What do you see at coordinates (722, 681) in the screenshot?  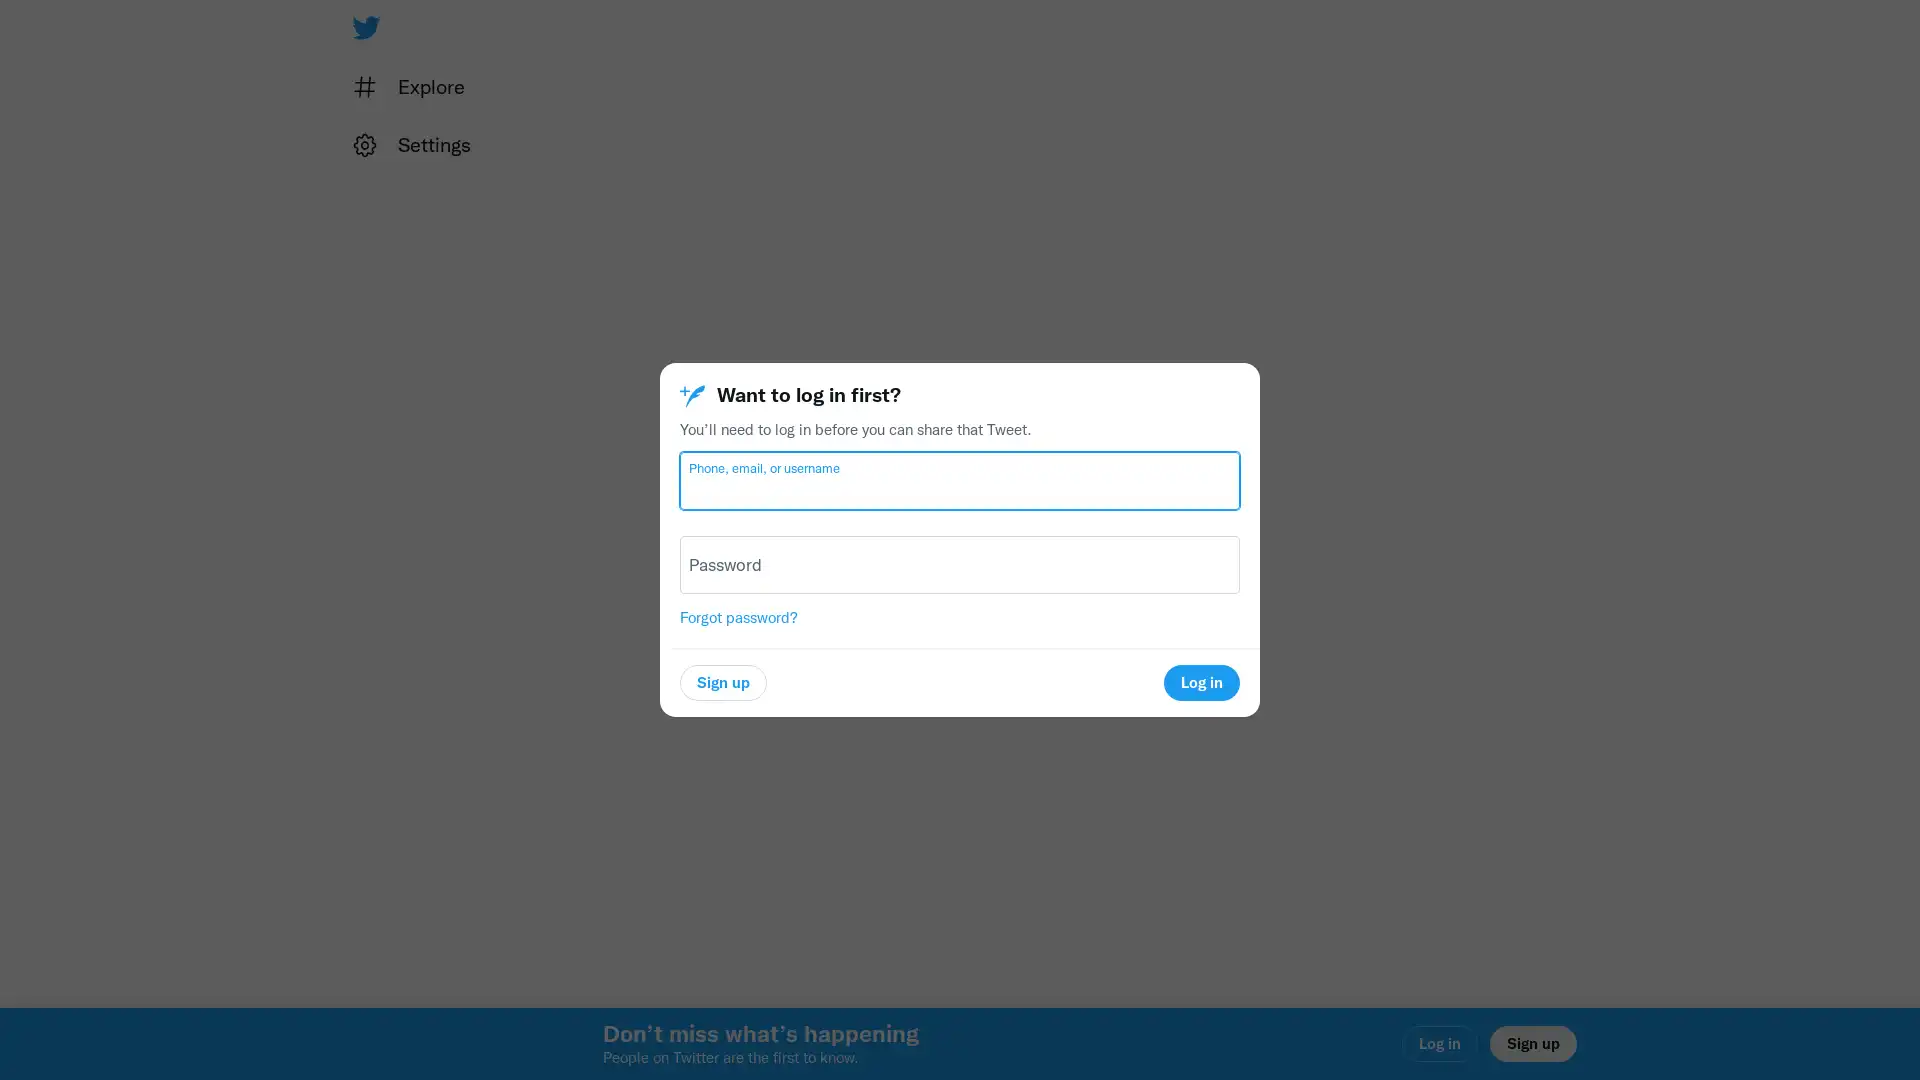 I see `Sign up` at bounding box center [722, 681].